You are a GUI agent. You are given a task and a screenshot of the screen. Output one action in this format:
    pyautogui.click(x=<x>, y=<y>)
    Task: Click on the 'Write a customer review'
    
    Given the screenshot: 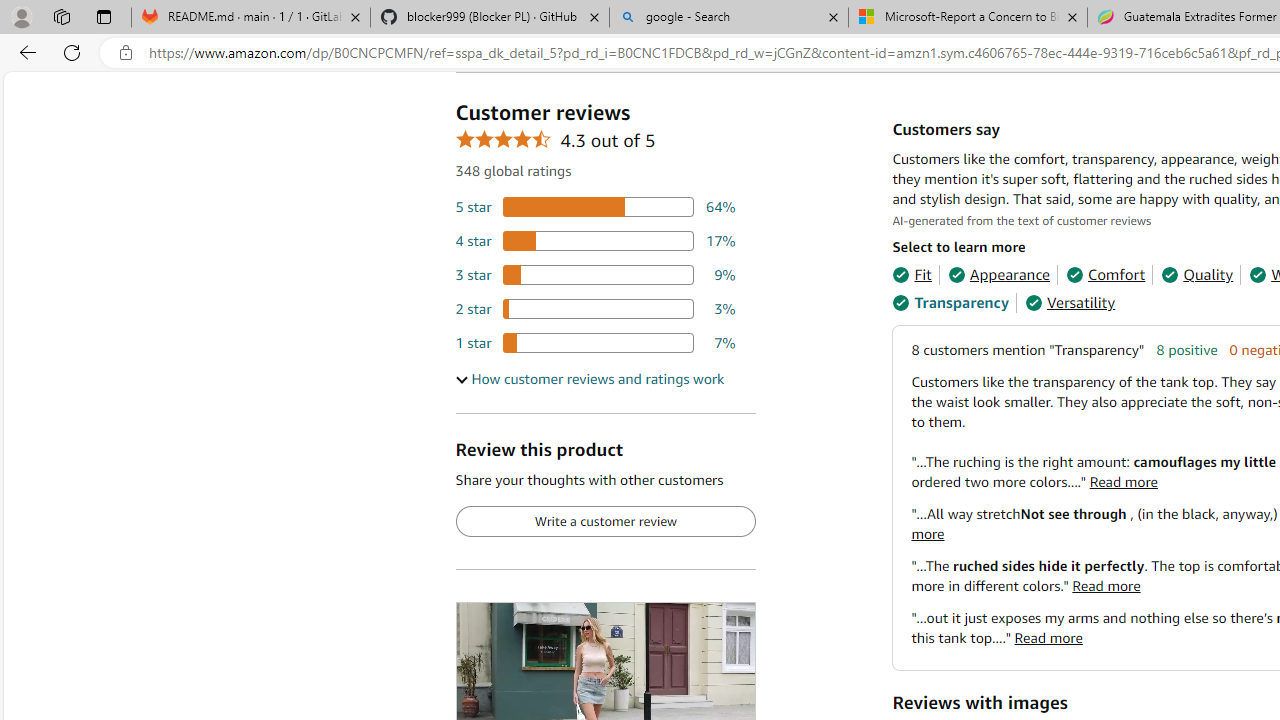 What is the action you would take?
    pyautogui.click(x=604, y=521)
    